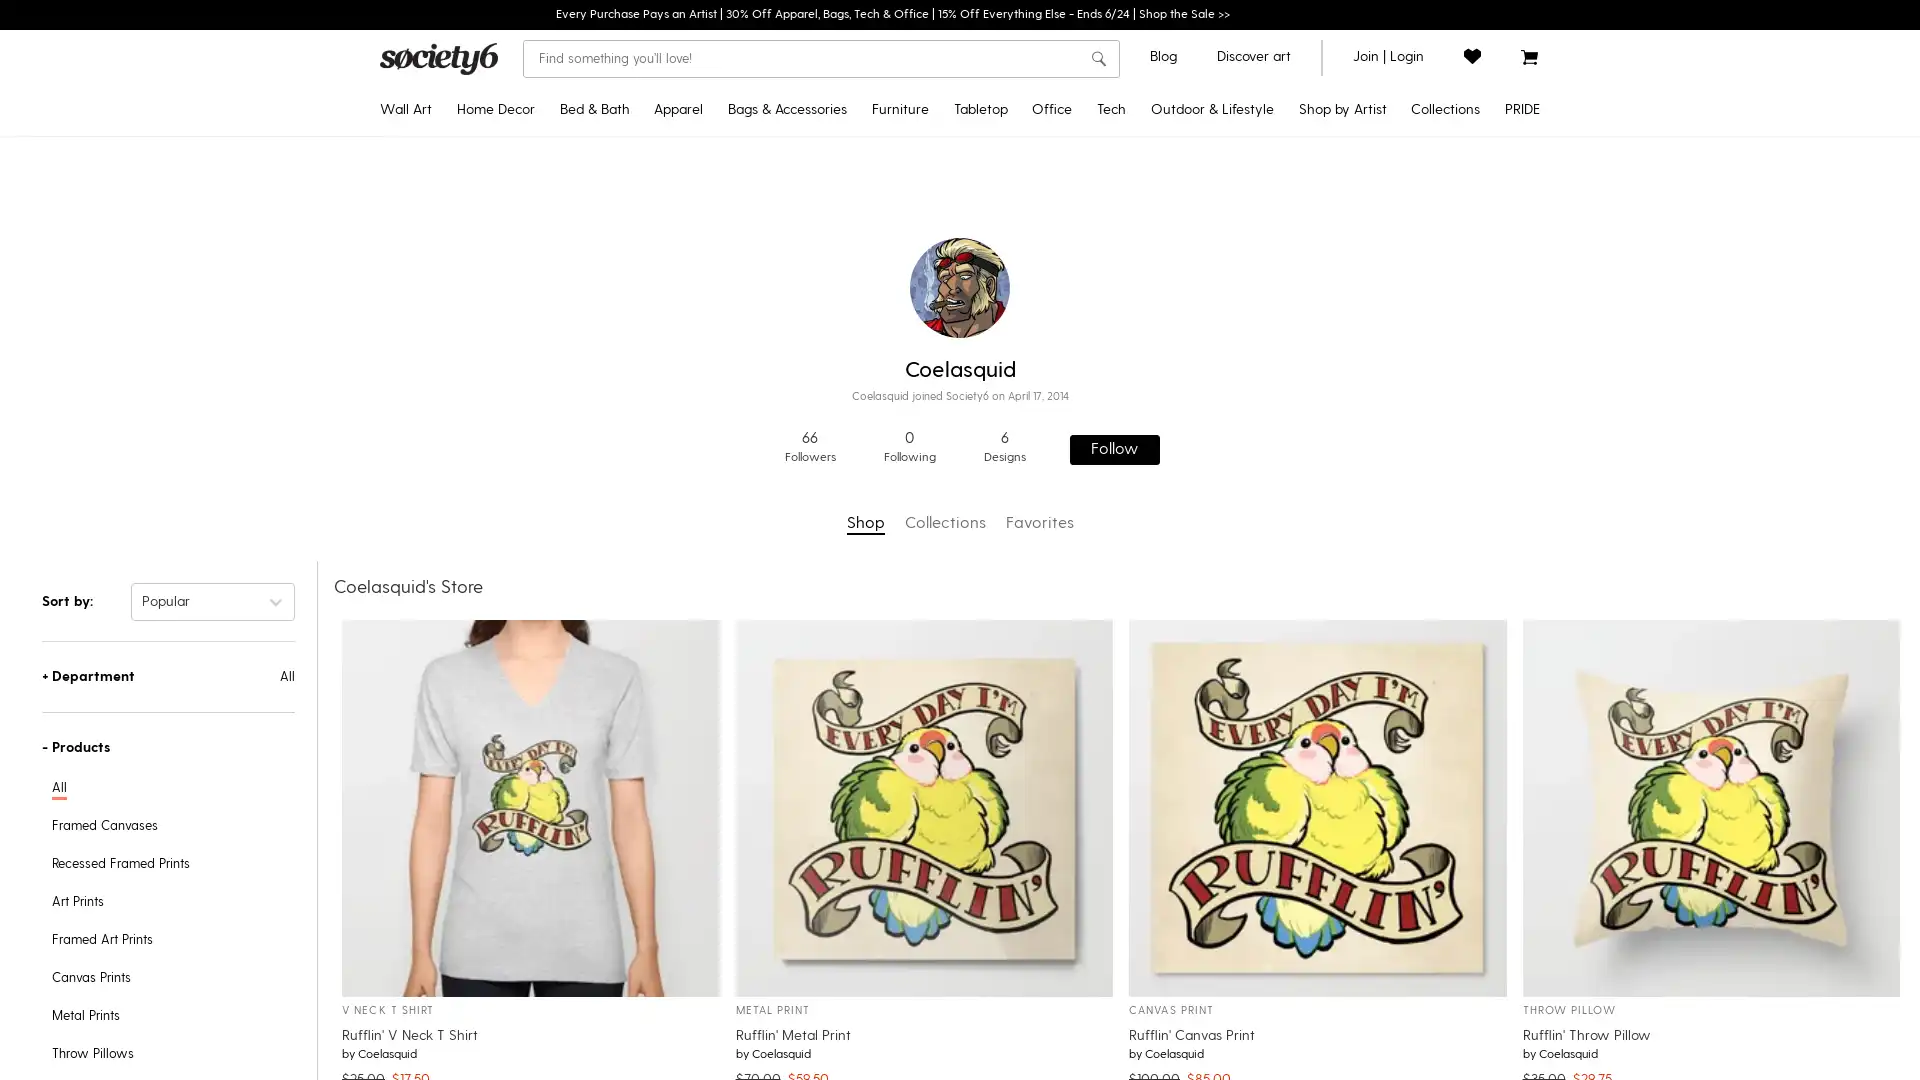 The height and width of the screenshot is (1080, 1920). I want to click on Desk MatsNEW, so click(1101, 160).